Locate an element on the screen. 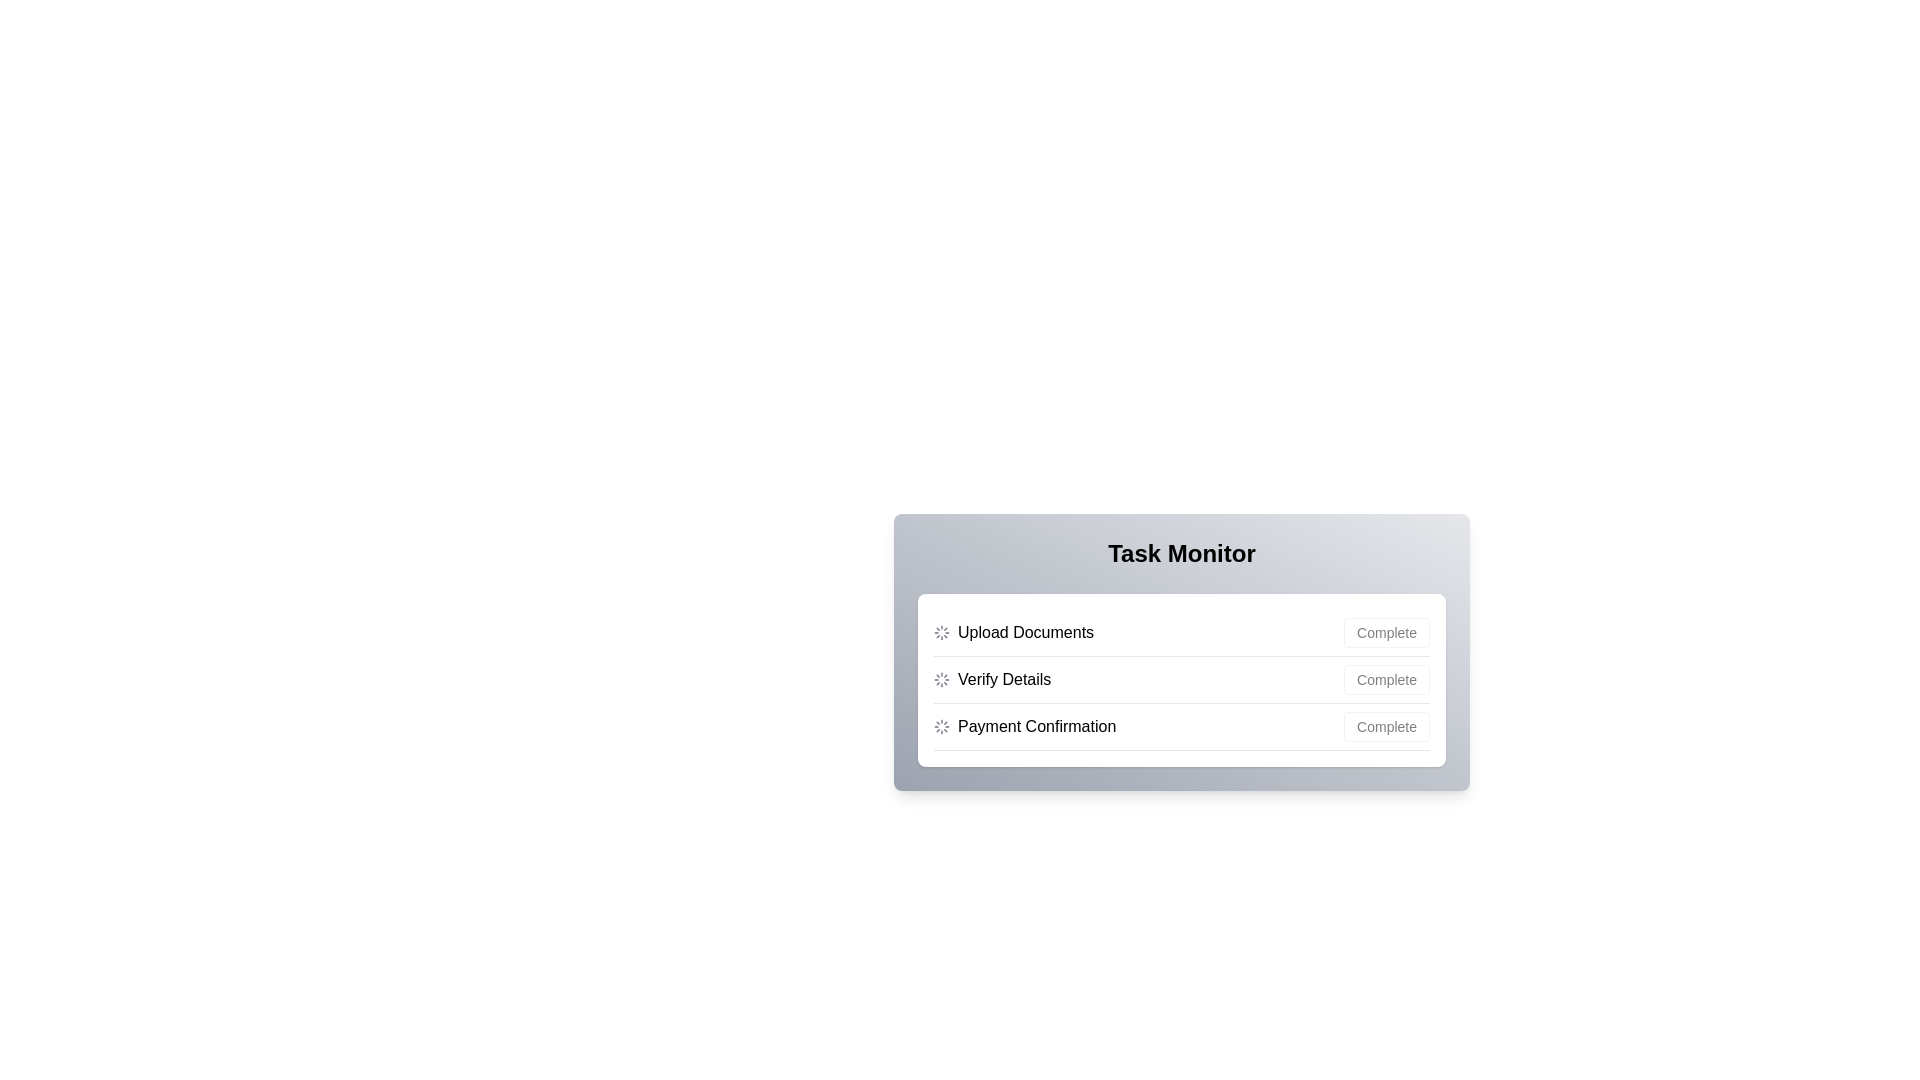 The image size is (1920, 1080). the first list item labeled 'Upload Documents' in the 'Task Monitor' panel is located at coordinates (1181, 633).